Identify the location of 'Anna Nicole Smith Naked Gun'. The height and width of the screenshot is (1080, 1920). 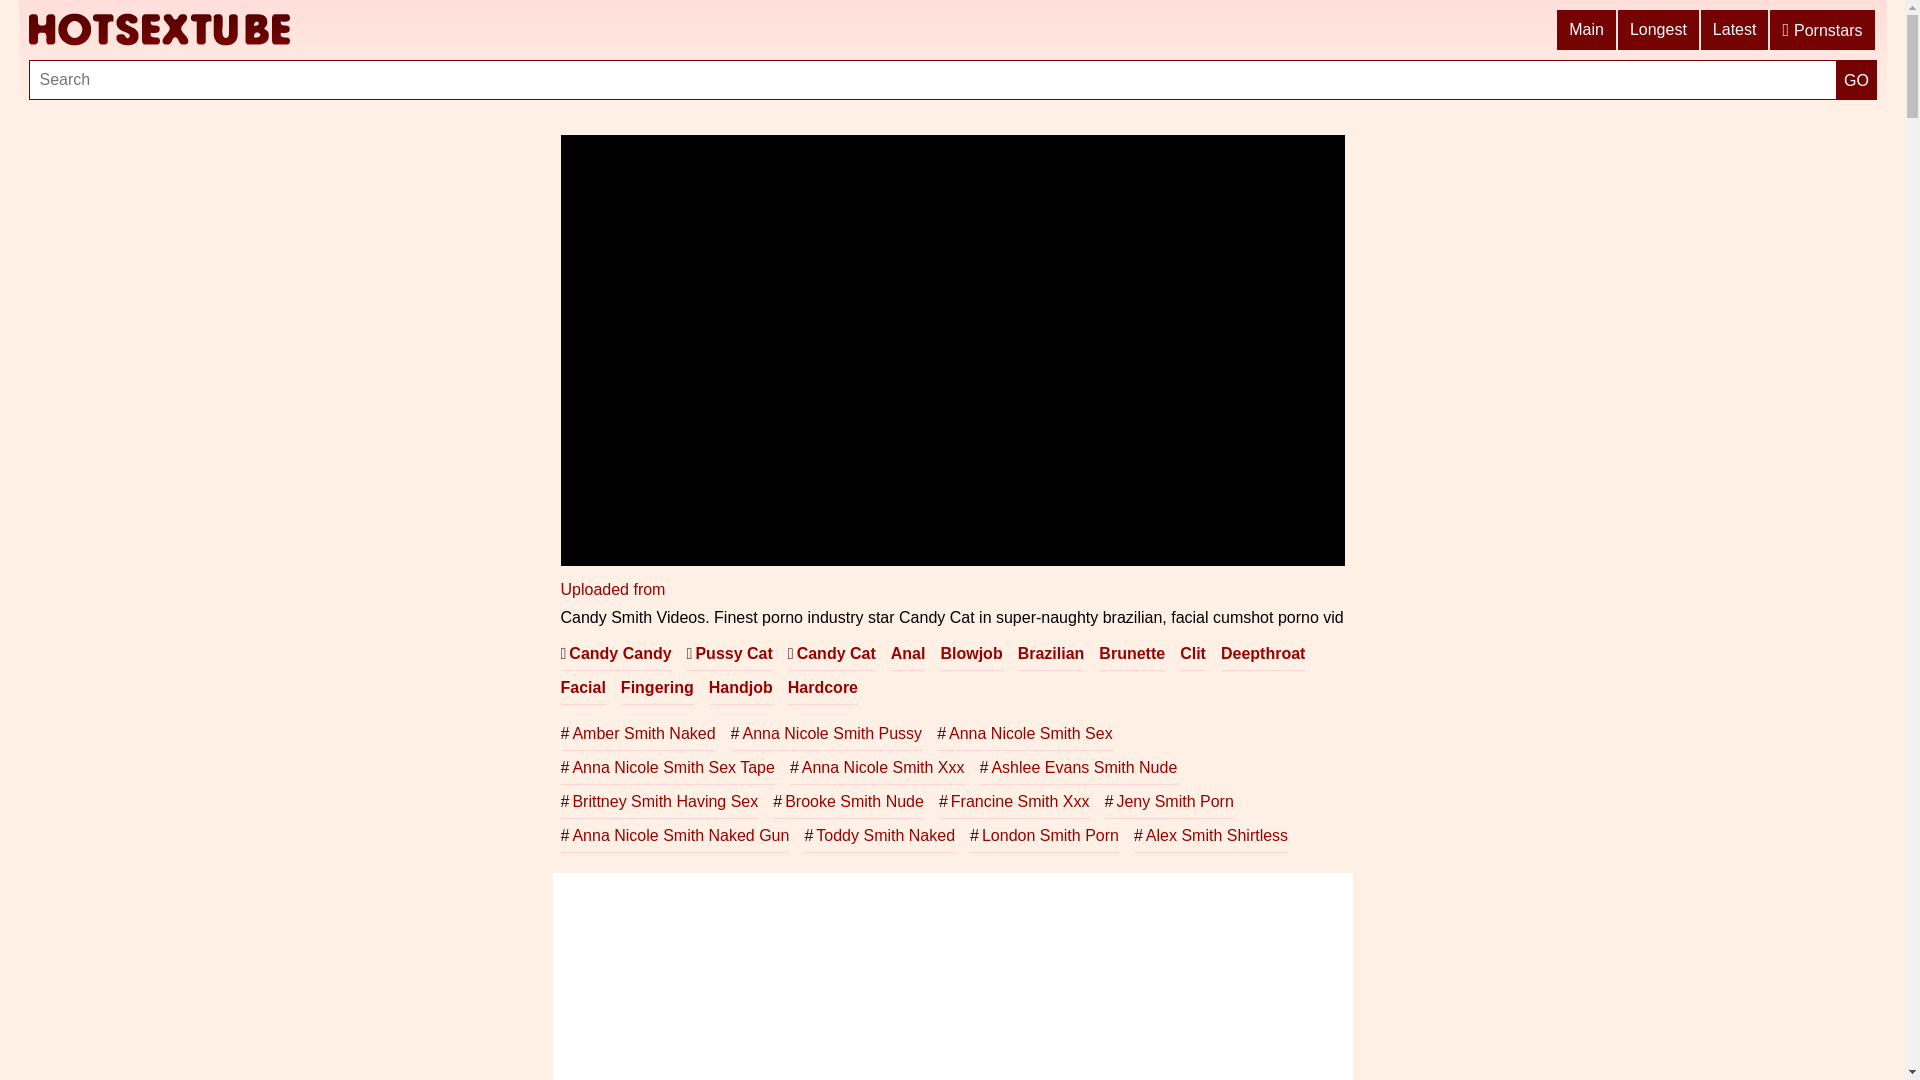
(674, 836).